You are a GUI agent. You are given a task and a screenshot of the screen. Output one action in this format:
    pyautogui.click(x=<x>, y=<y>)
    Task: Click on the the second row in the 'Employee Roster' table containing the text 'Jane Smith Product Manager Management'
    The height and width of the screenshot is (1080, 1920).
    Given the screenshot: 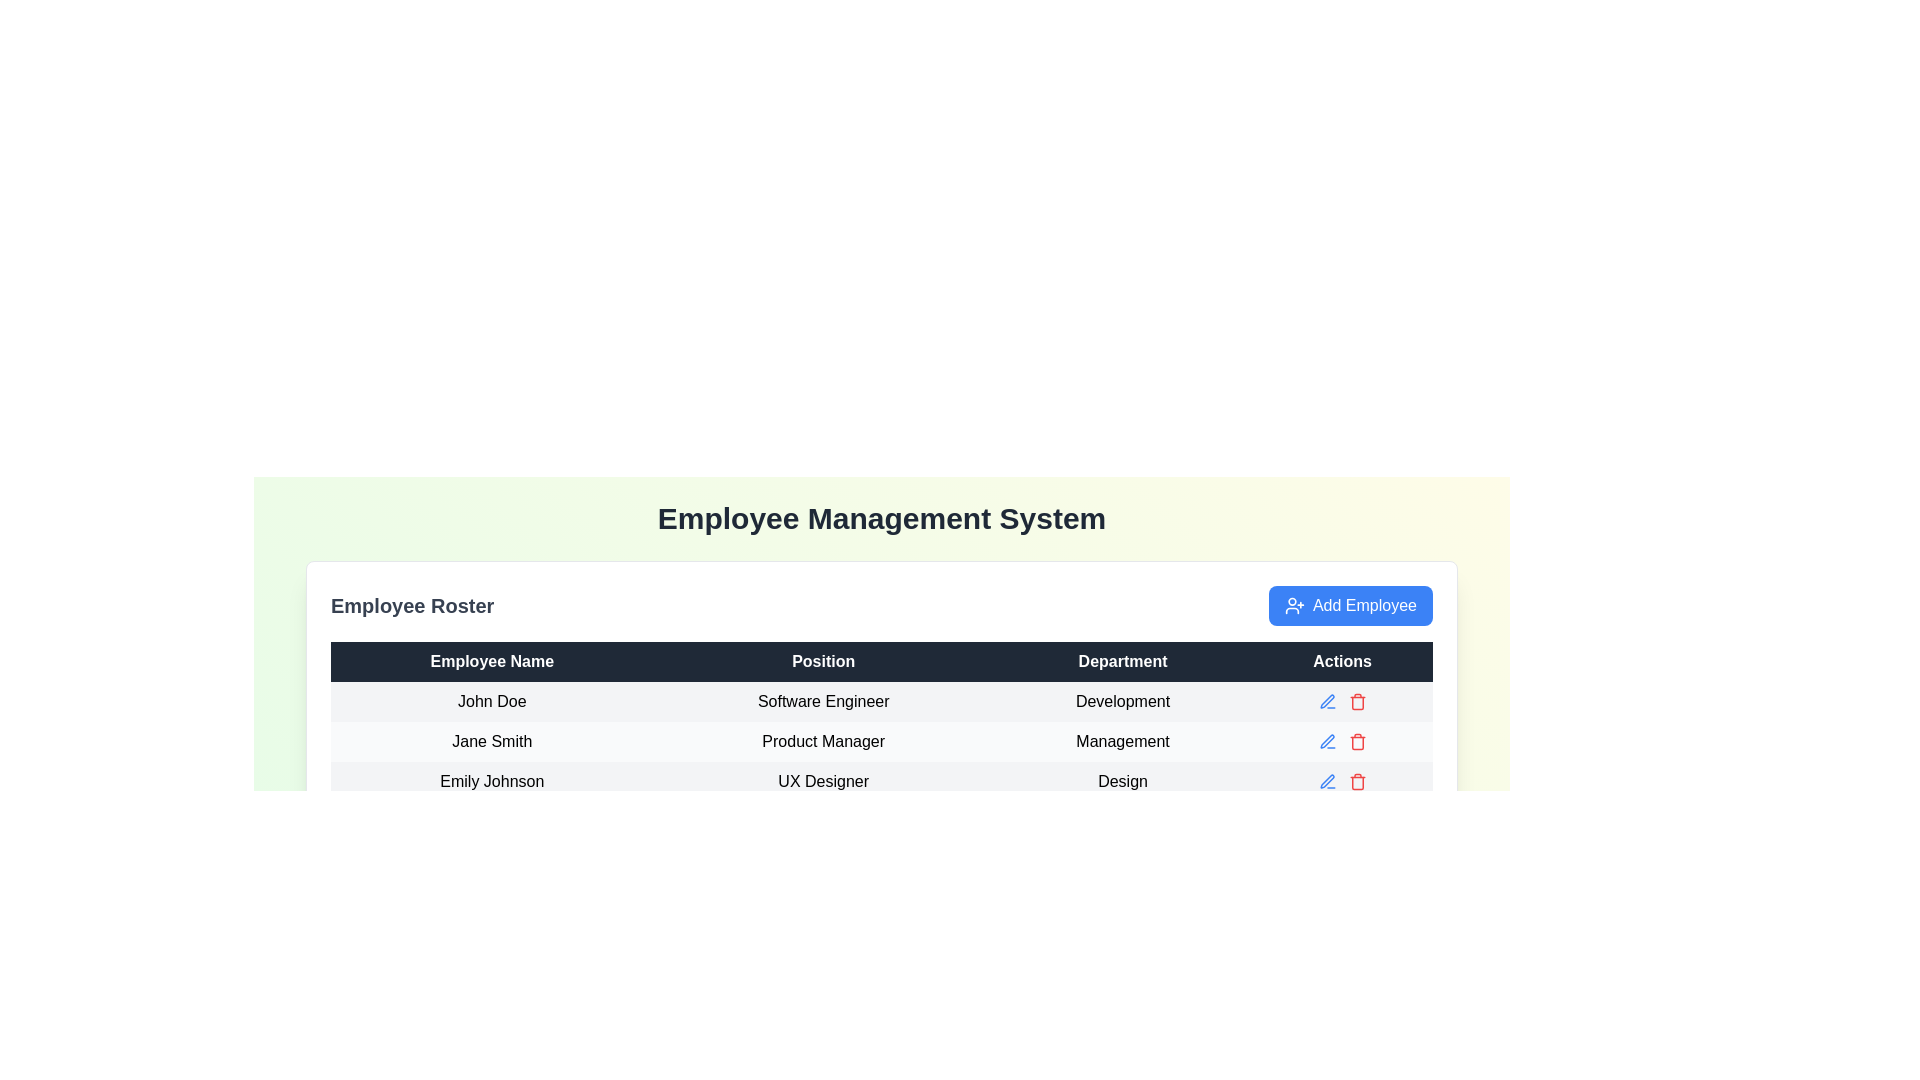 What is the action you would take?
    pyautogui.click(x=881, y=741)
    